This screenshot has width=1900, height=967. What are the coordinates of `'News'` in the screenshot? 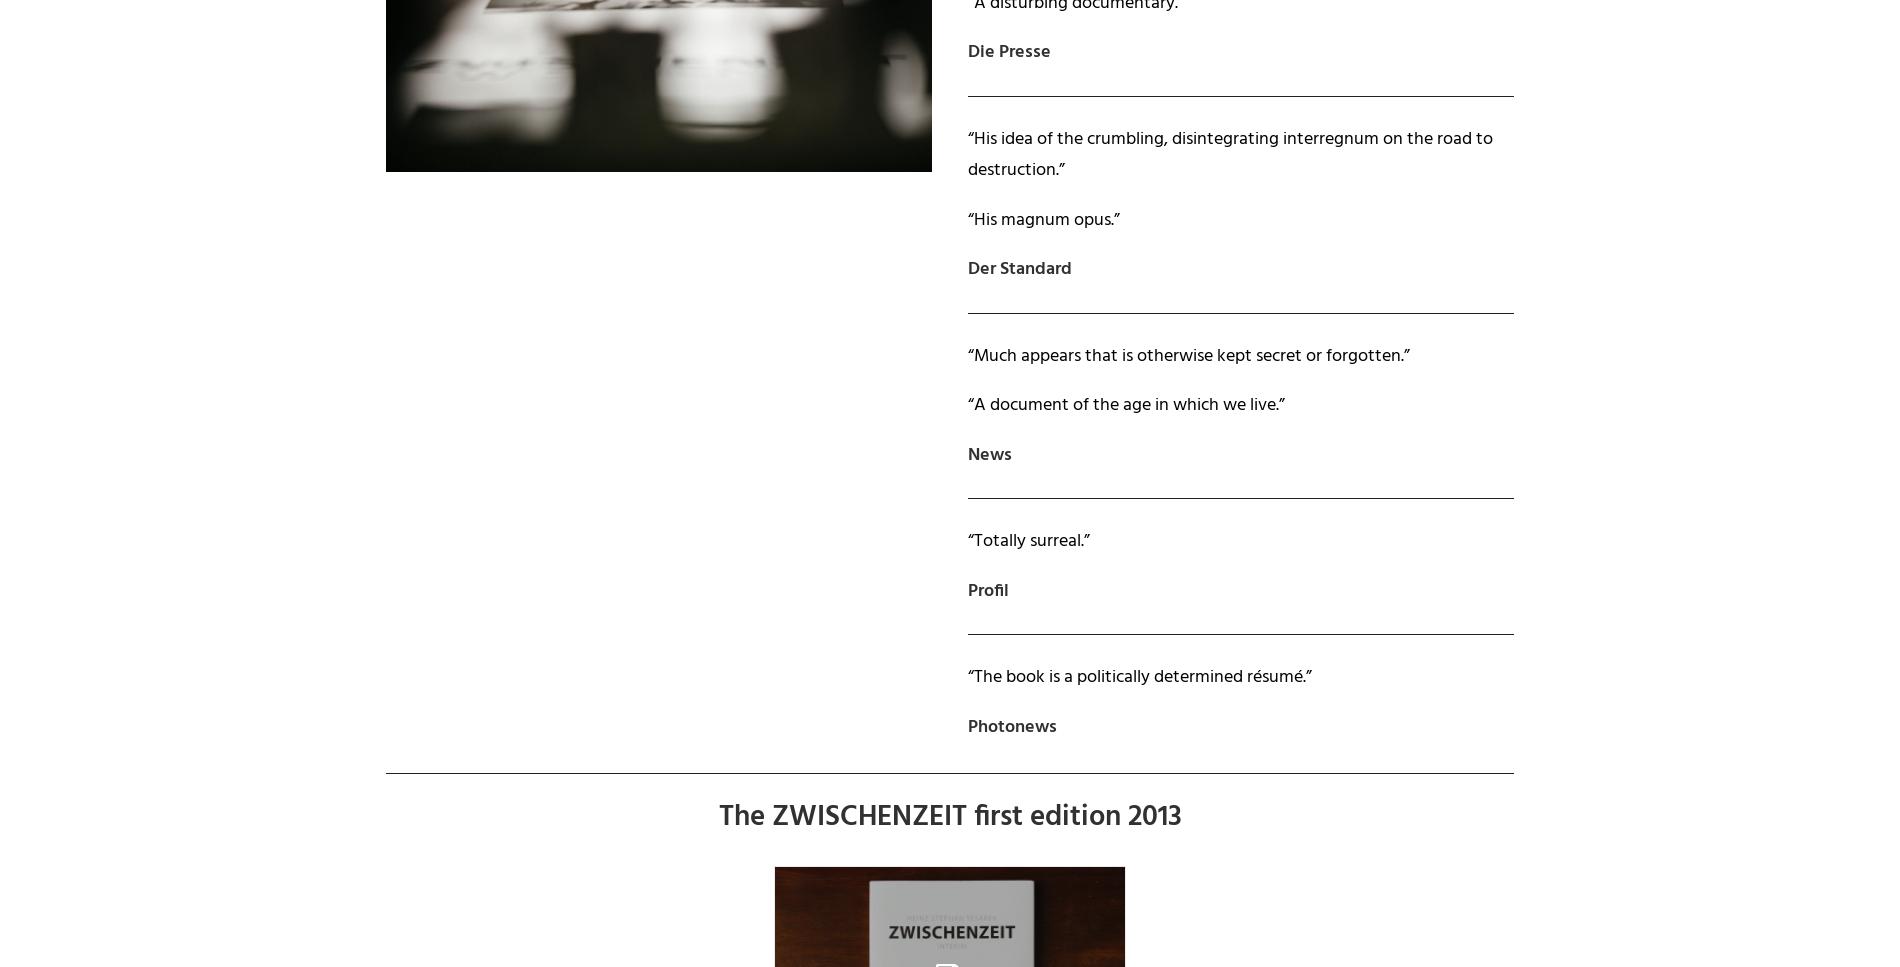 It's located at (990, 454).